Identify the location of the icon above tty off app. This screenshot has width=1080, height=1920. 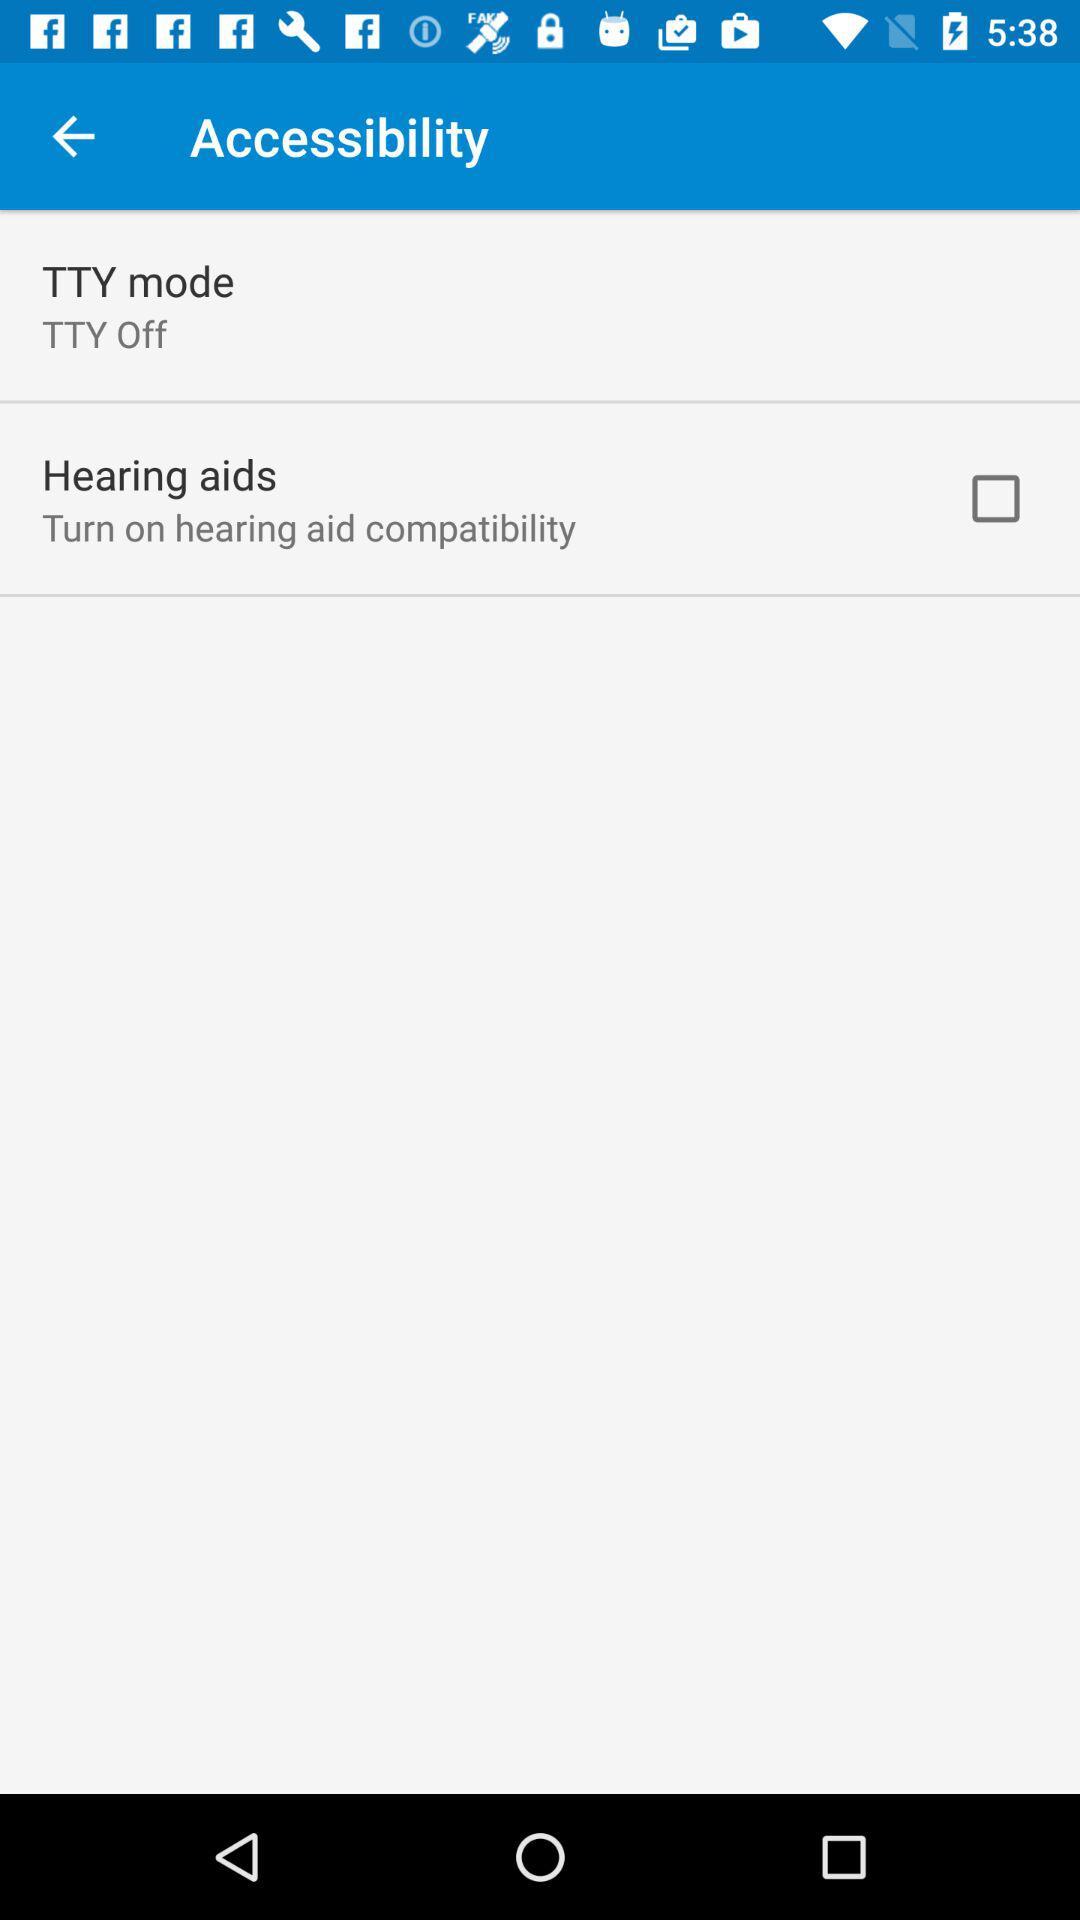
(137, 279).